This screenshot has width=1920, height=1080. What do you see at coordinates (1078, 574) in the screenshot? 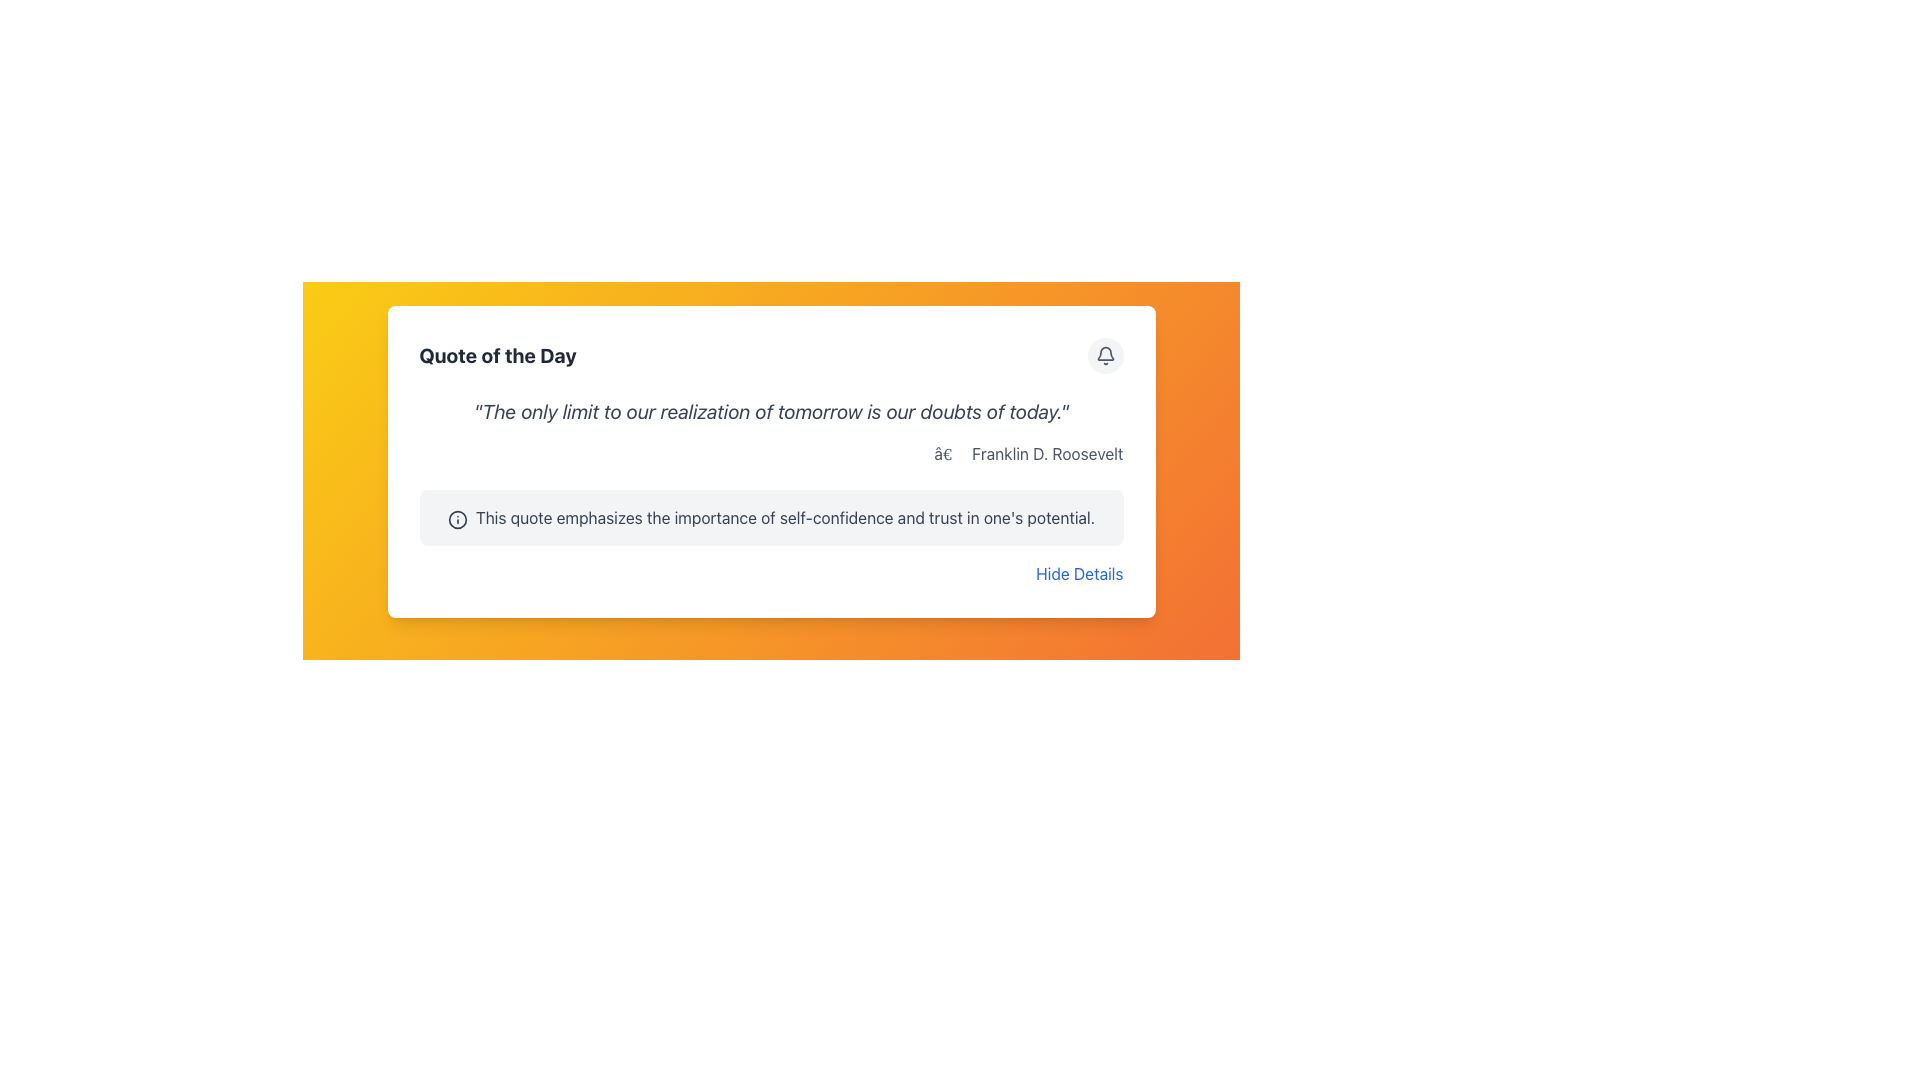
I see `the blue 'Hide Details' text link located at the bottom-right edge of the card layout` at bounding box center [1078, 574].